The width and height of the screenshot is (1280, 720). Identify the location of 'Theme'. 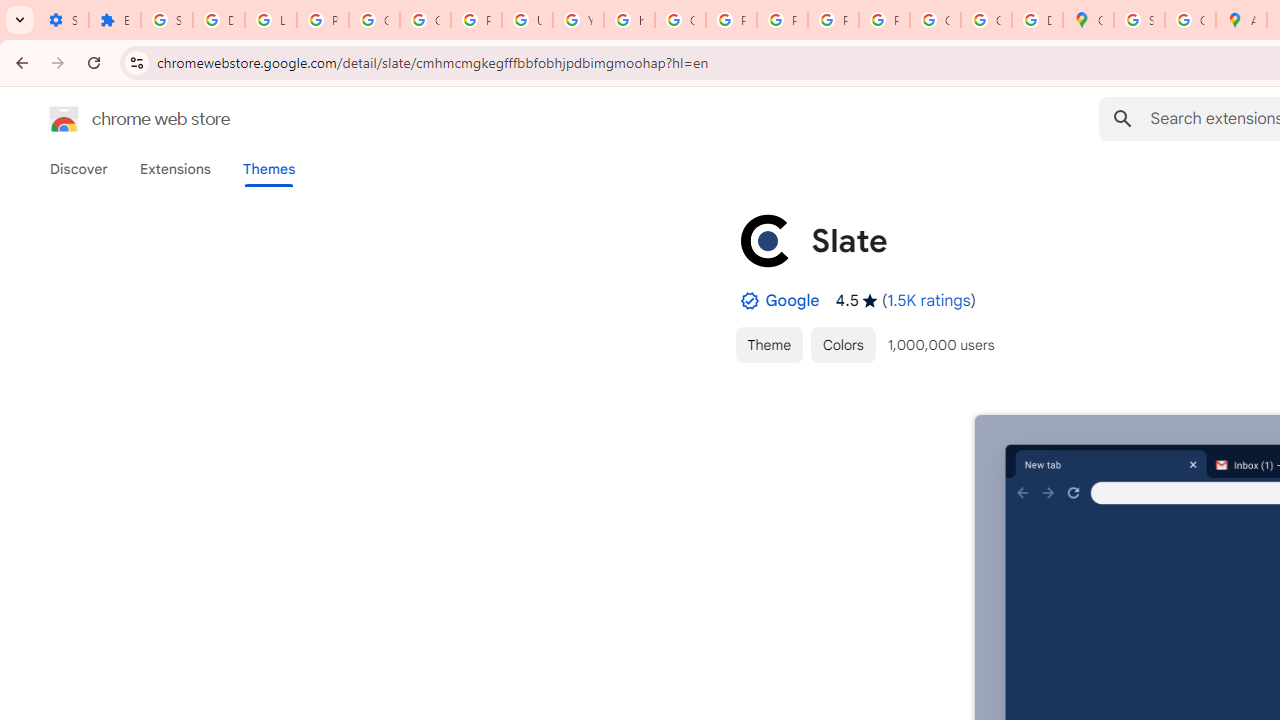
(768, 343).